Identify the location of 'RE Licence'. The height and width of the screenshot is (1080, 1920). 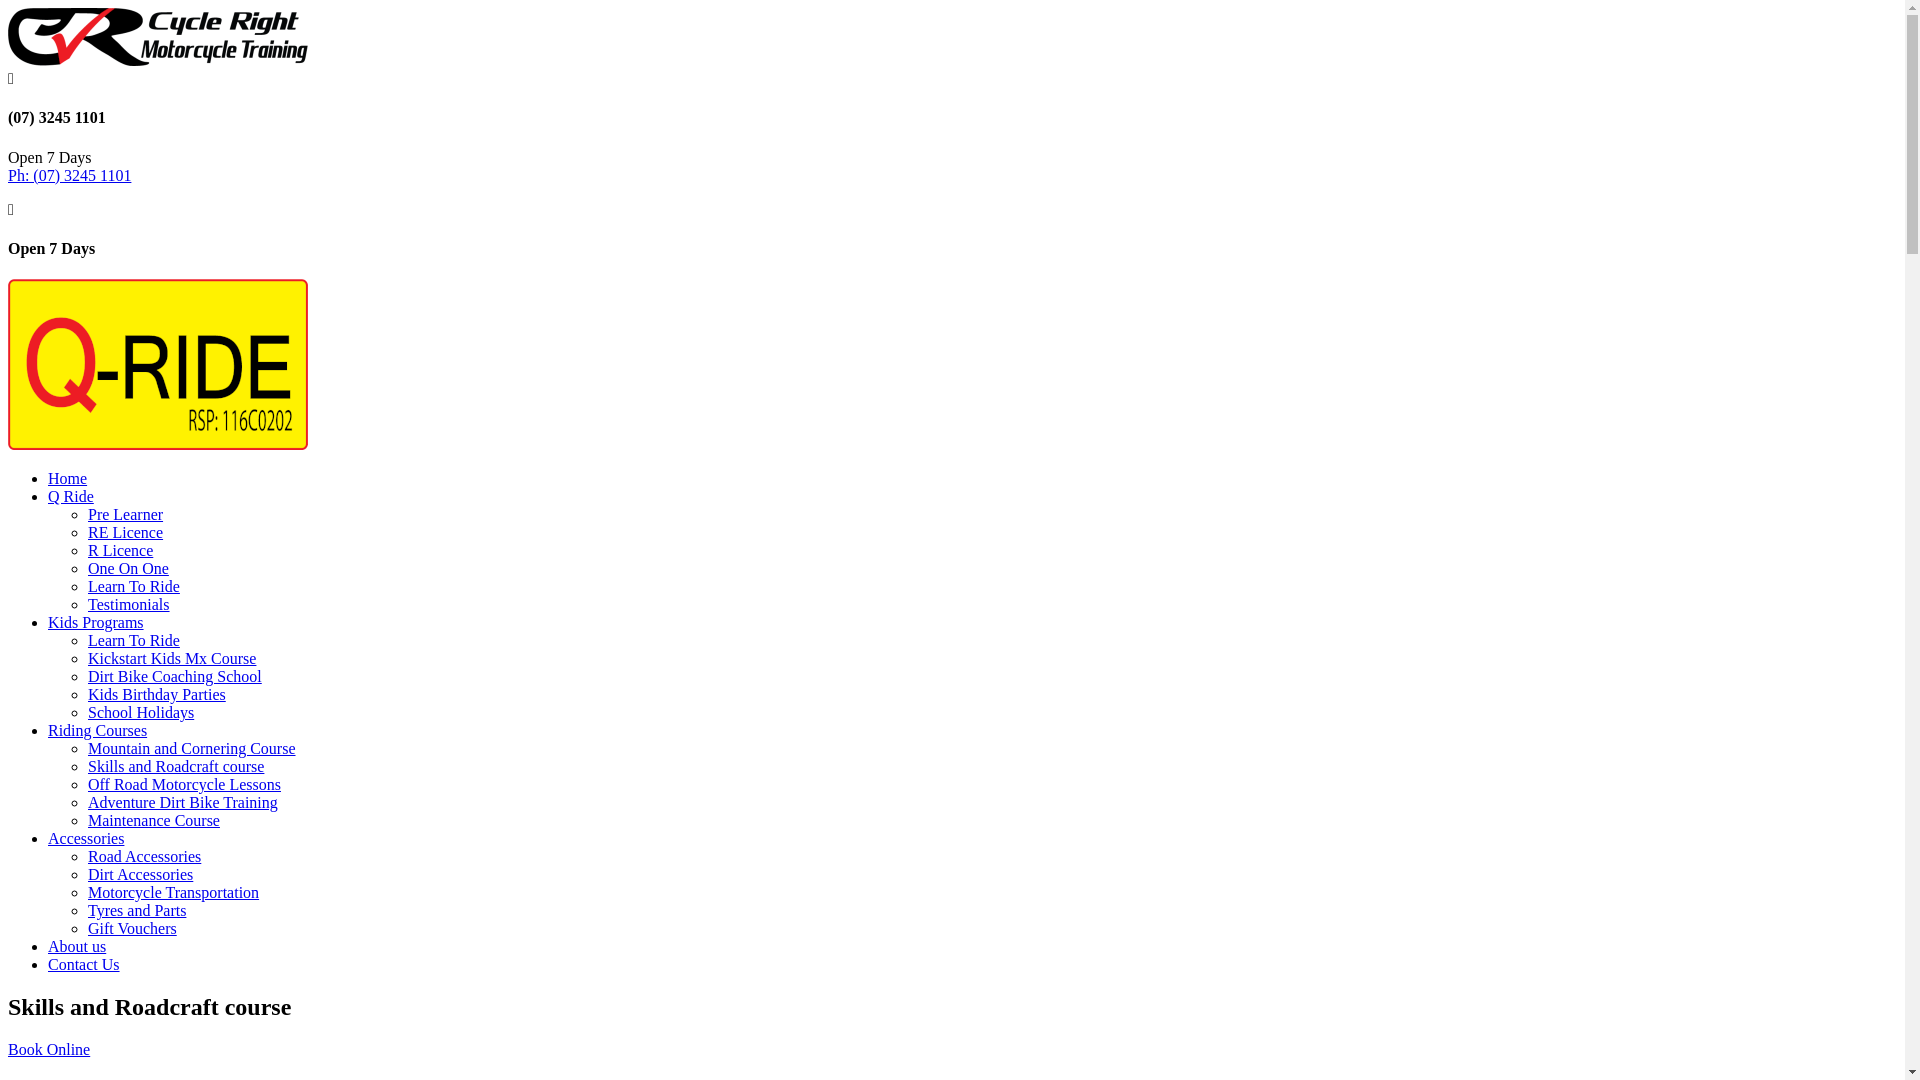
(124, 531).